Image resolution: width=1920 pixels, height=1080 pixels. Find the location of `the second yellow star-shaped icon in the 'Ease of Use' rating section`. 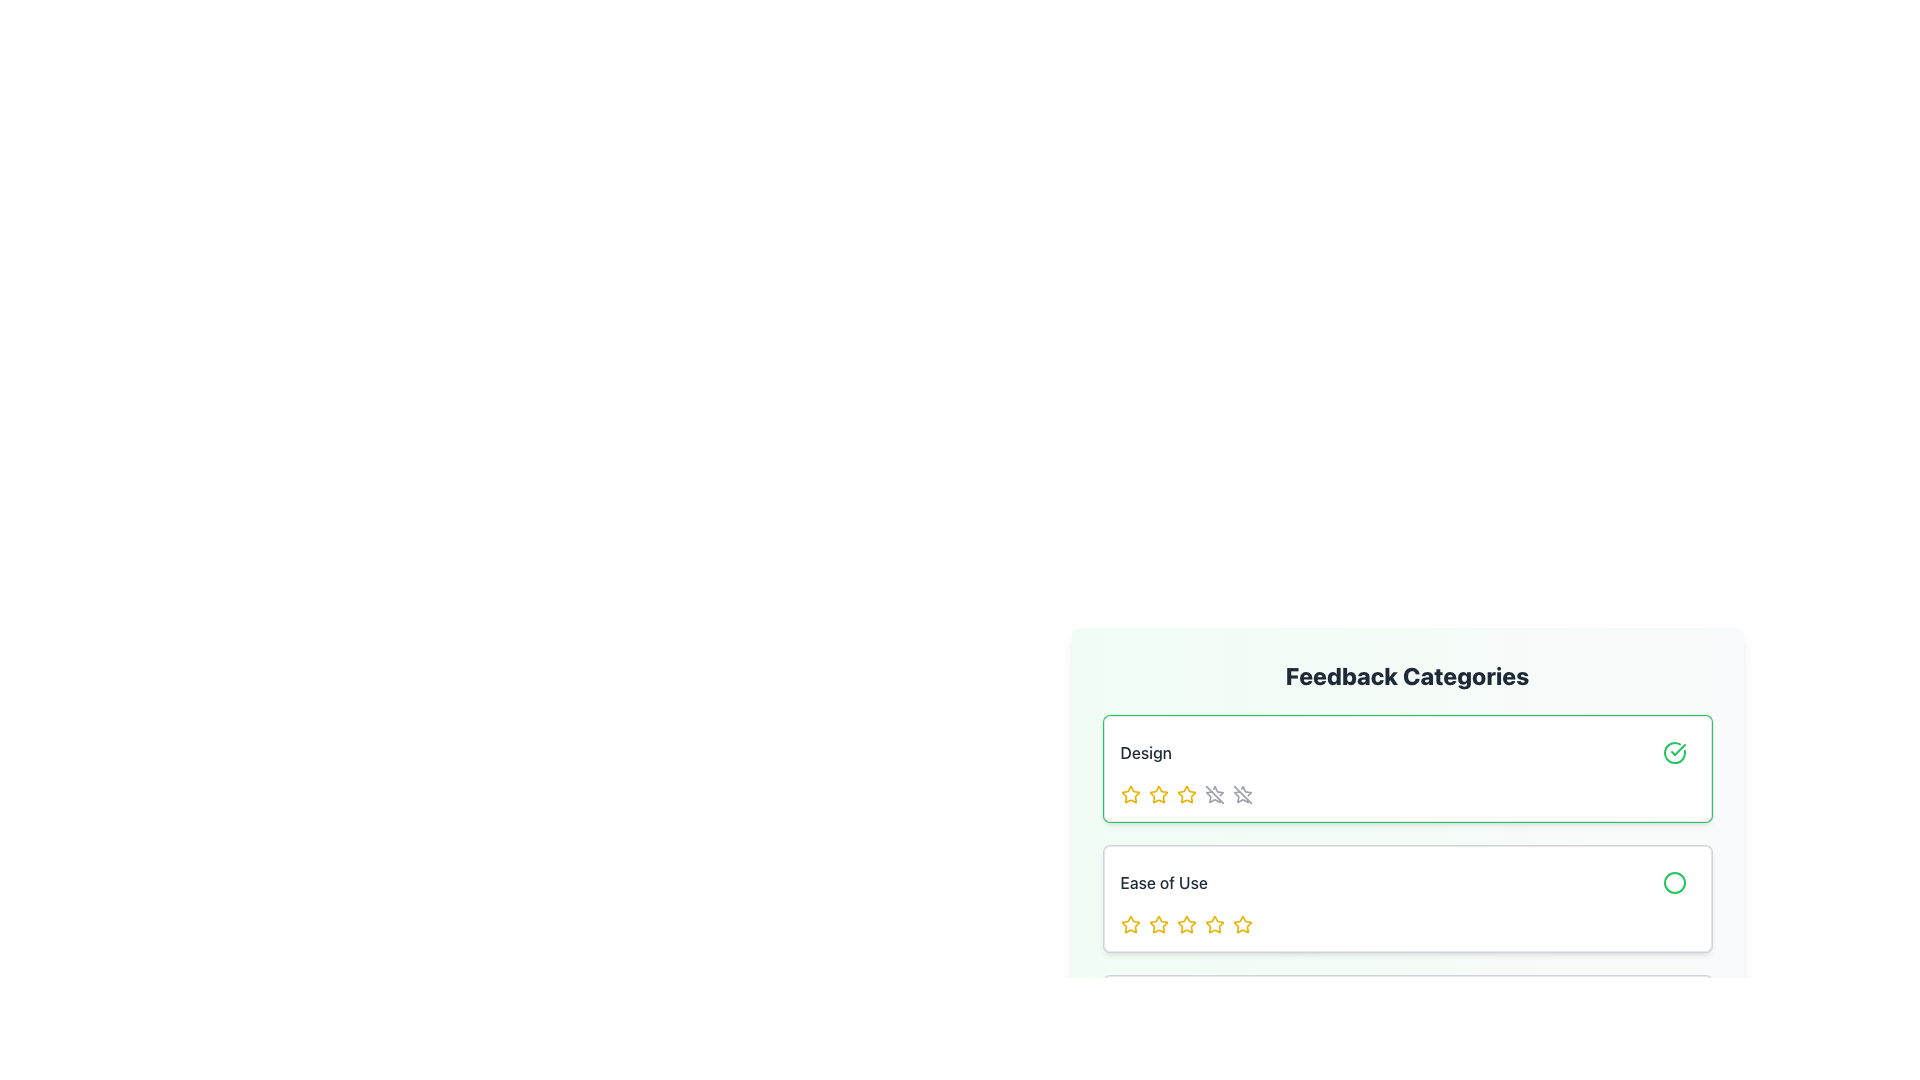

the second yellow star-shaped icon in the 'Ease of Use' rating section is located at coordinates (1158, 925).